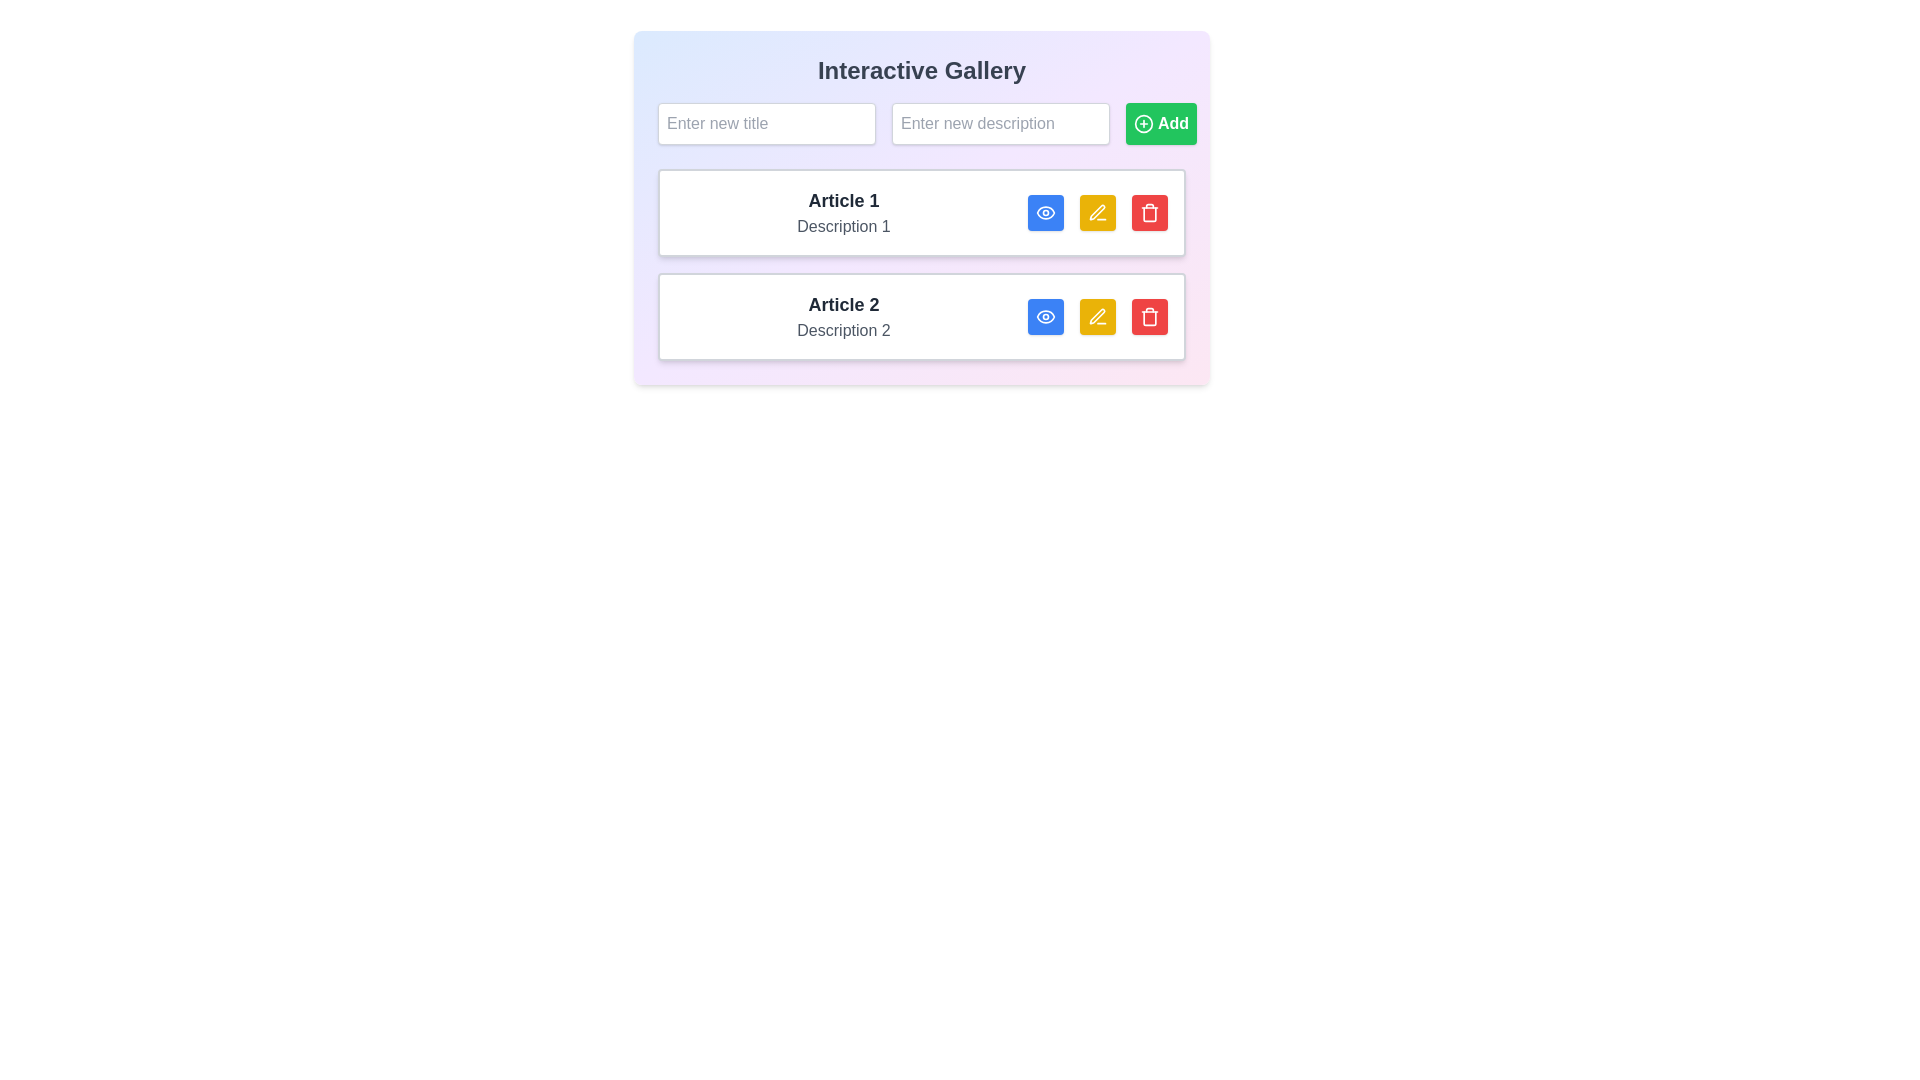  Describe the element at coordinates (1150, 212) in the screenshot. I see `the red square-shaped button with a white trashcan icon in the upper-right section of 'Article 1' to initiate deletion` at that location.